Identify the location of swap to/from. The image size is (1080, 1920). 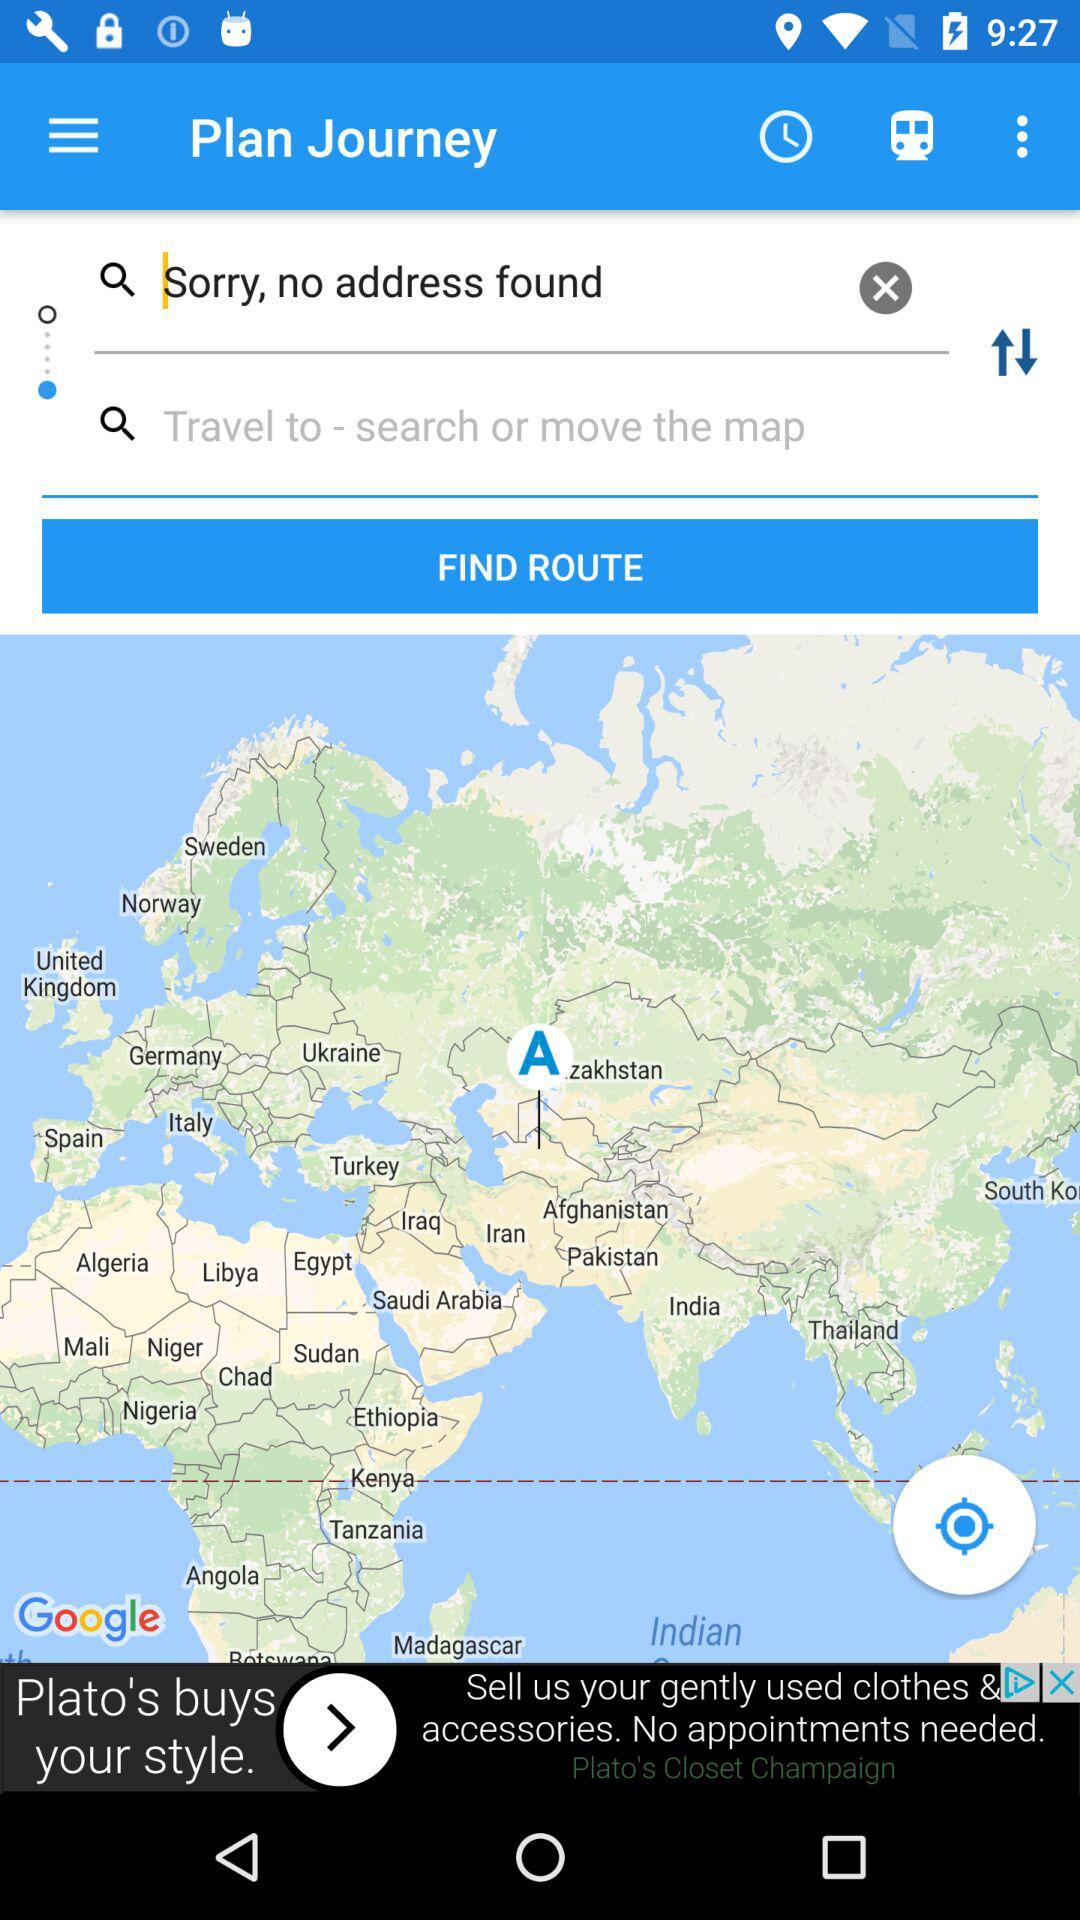
(1014, 352).